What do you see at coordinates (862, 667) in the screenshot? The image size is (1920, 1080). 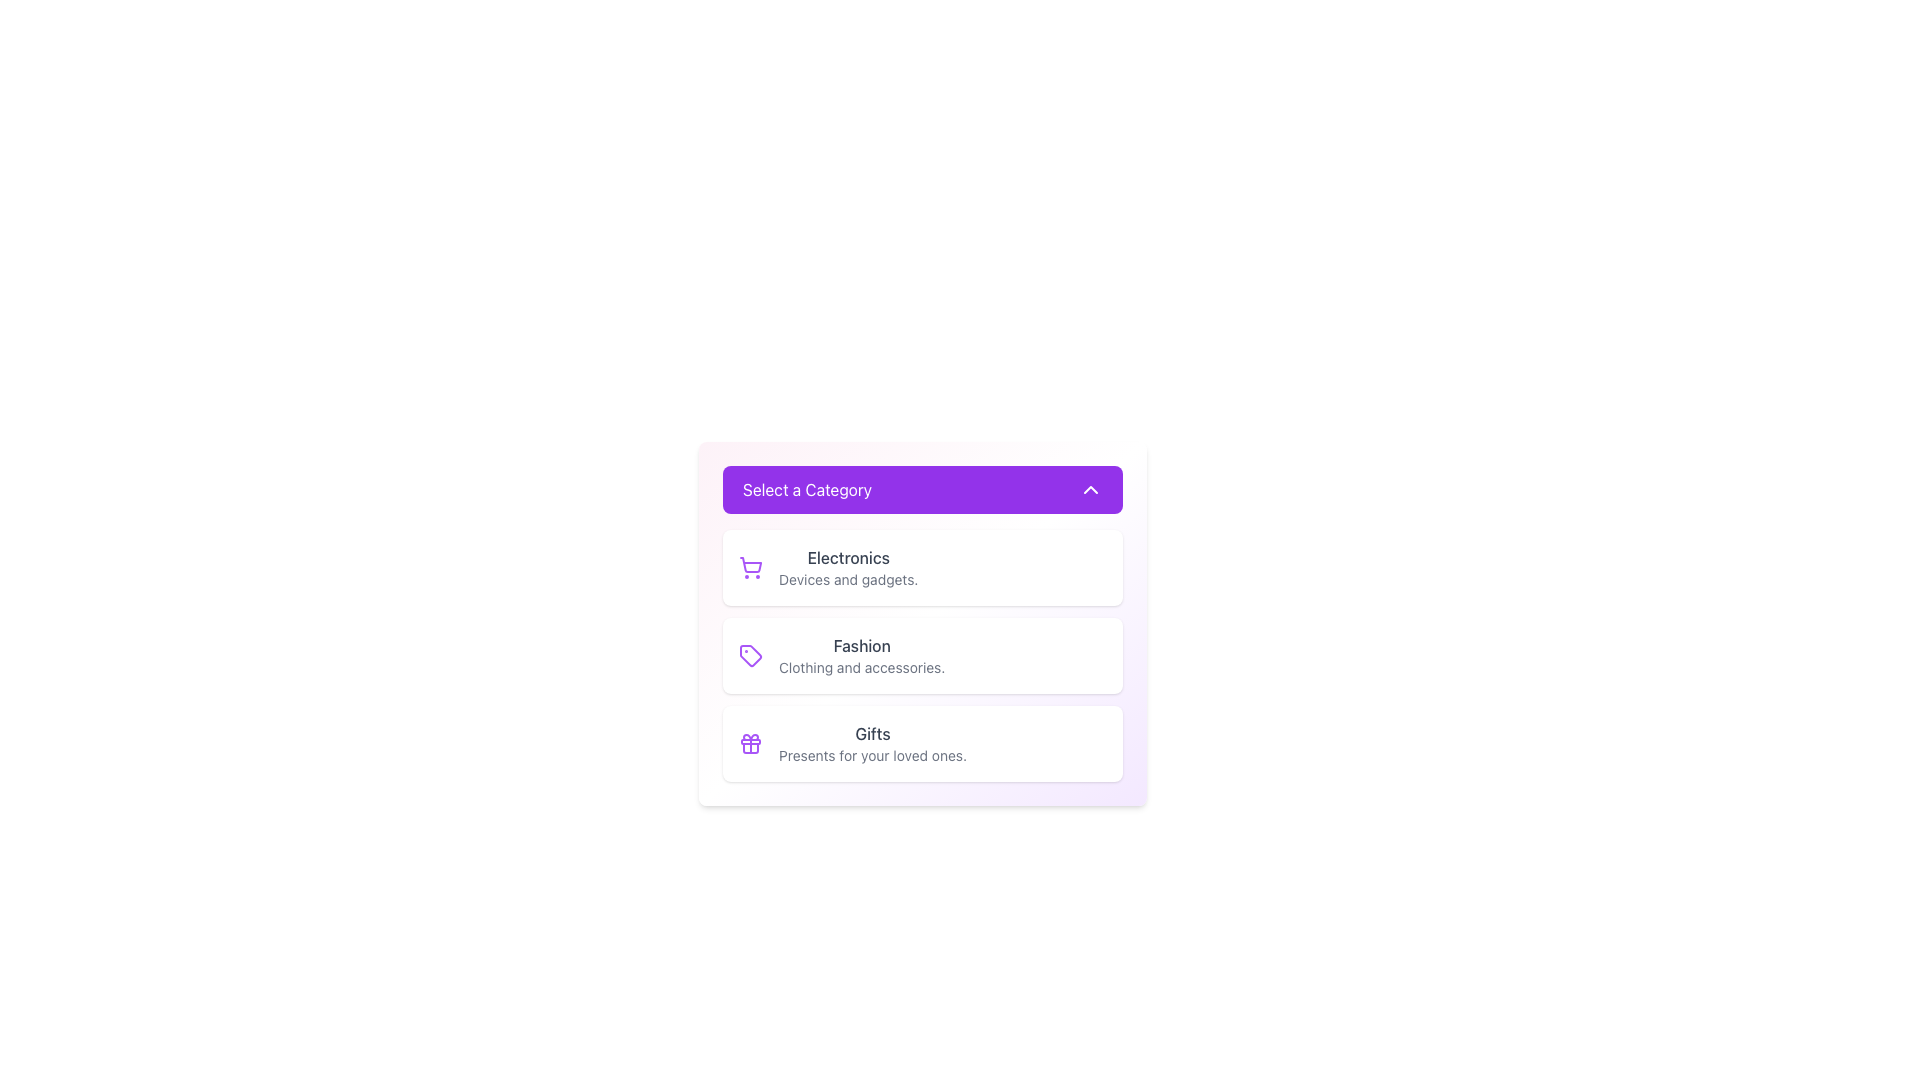 I see `the text label displaying 'Clothing and accessories.' which is styled in a smaller gray font and located directly beneath the 'Fashion' title` at bounding box center [862, 667].